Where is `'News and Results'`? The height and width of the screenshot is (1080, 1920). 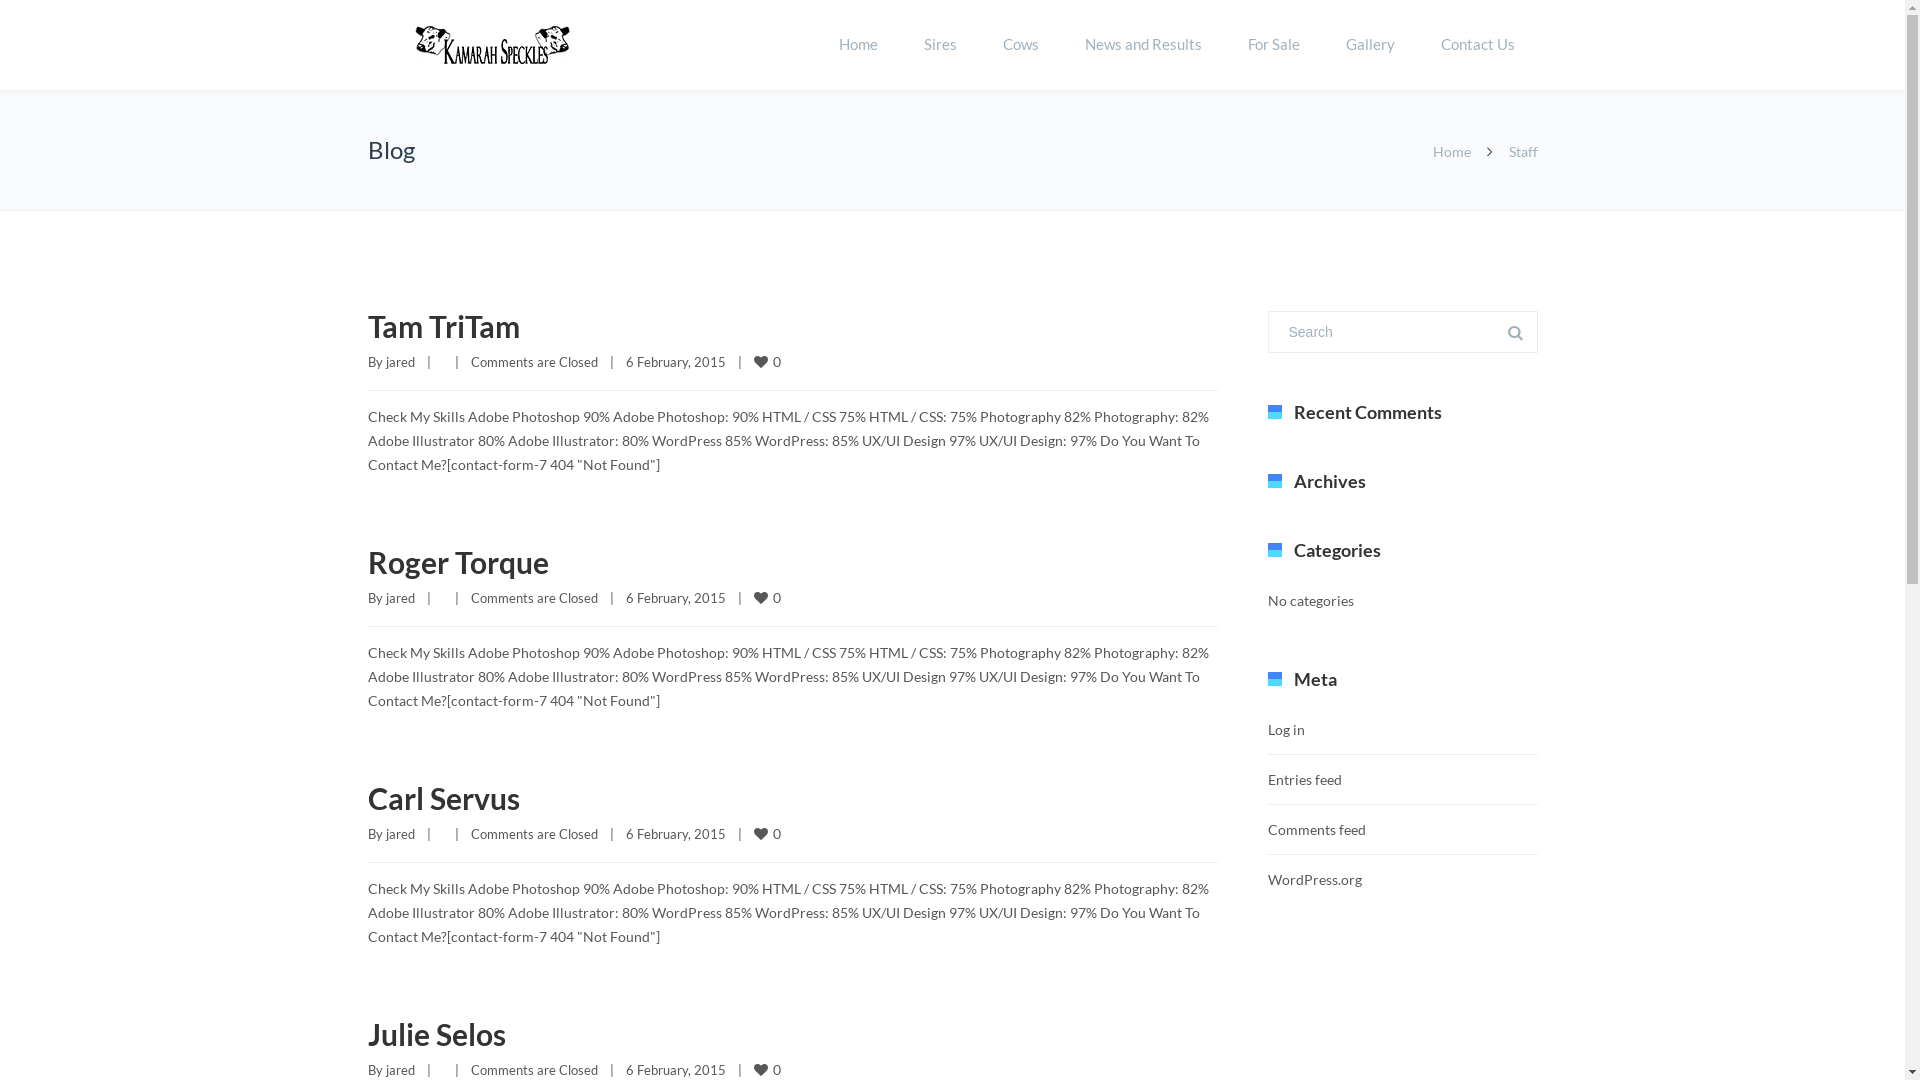 'News and Results' is located at coordinates (1060, 45).